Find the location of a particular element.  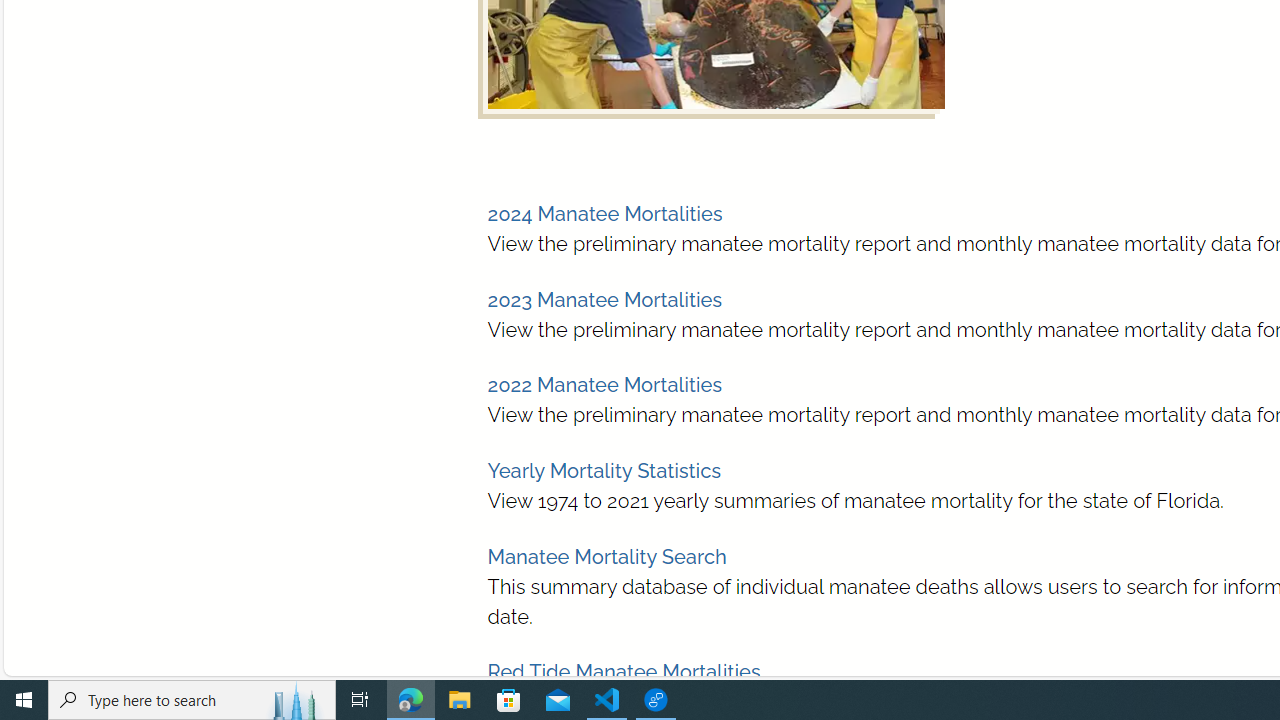

'Manatee Mortality Search' is located at coordinates (605, 556).